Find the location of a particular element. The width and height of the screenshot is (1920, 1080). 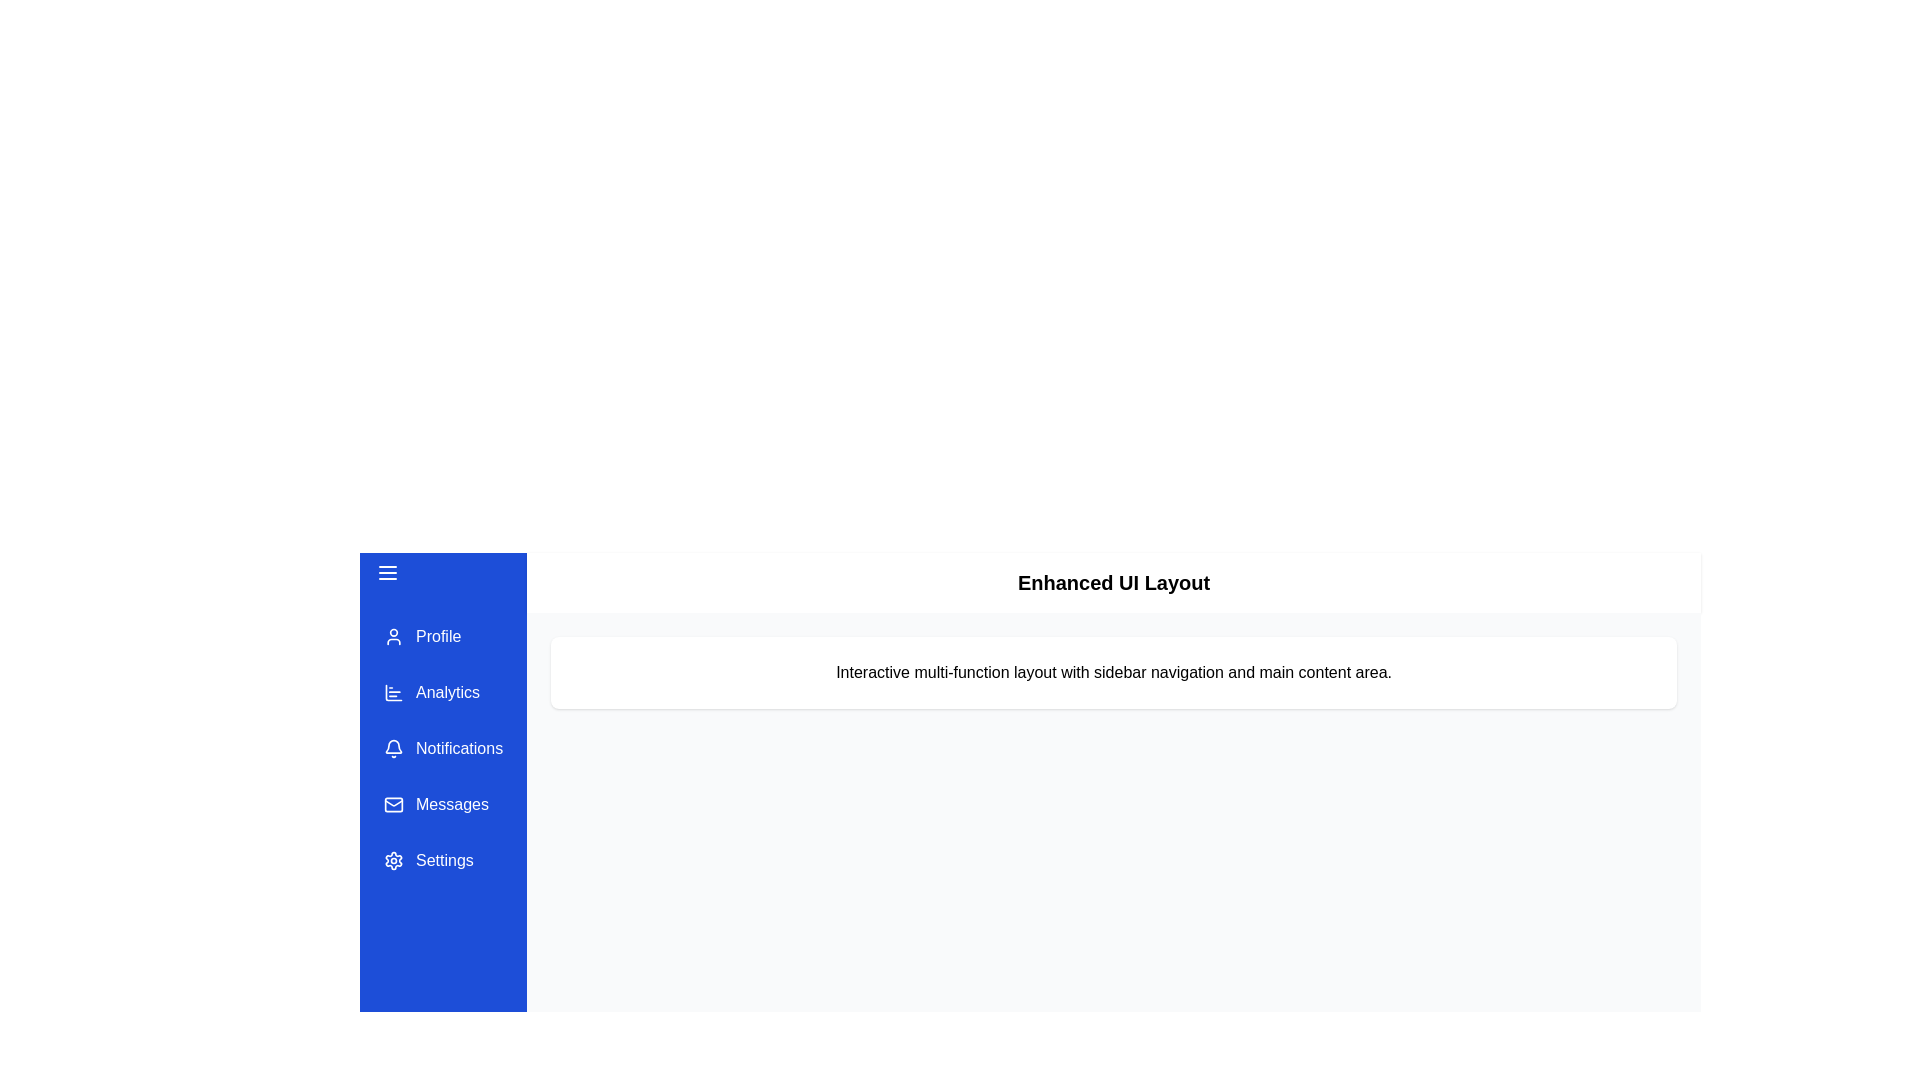

the 'Settings' text label displayed in white font against a blue background is located at coordinates (443, 859).